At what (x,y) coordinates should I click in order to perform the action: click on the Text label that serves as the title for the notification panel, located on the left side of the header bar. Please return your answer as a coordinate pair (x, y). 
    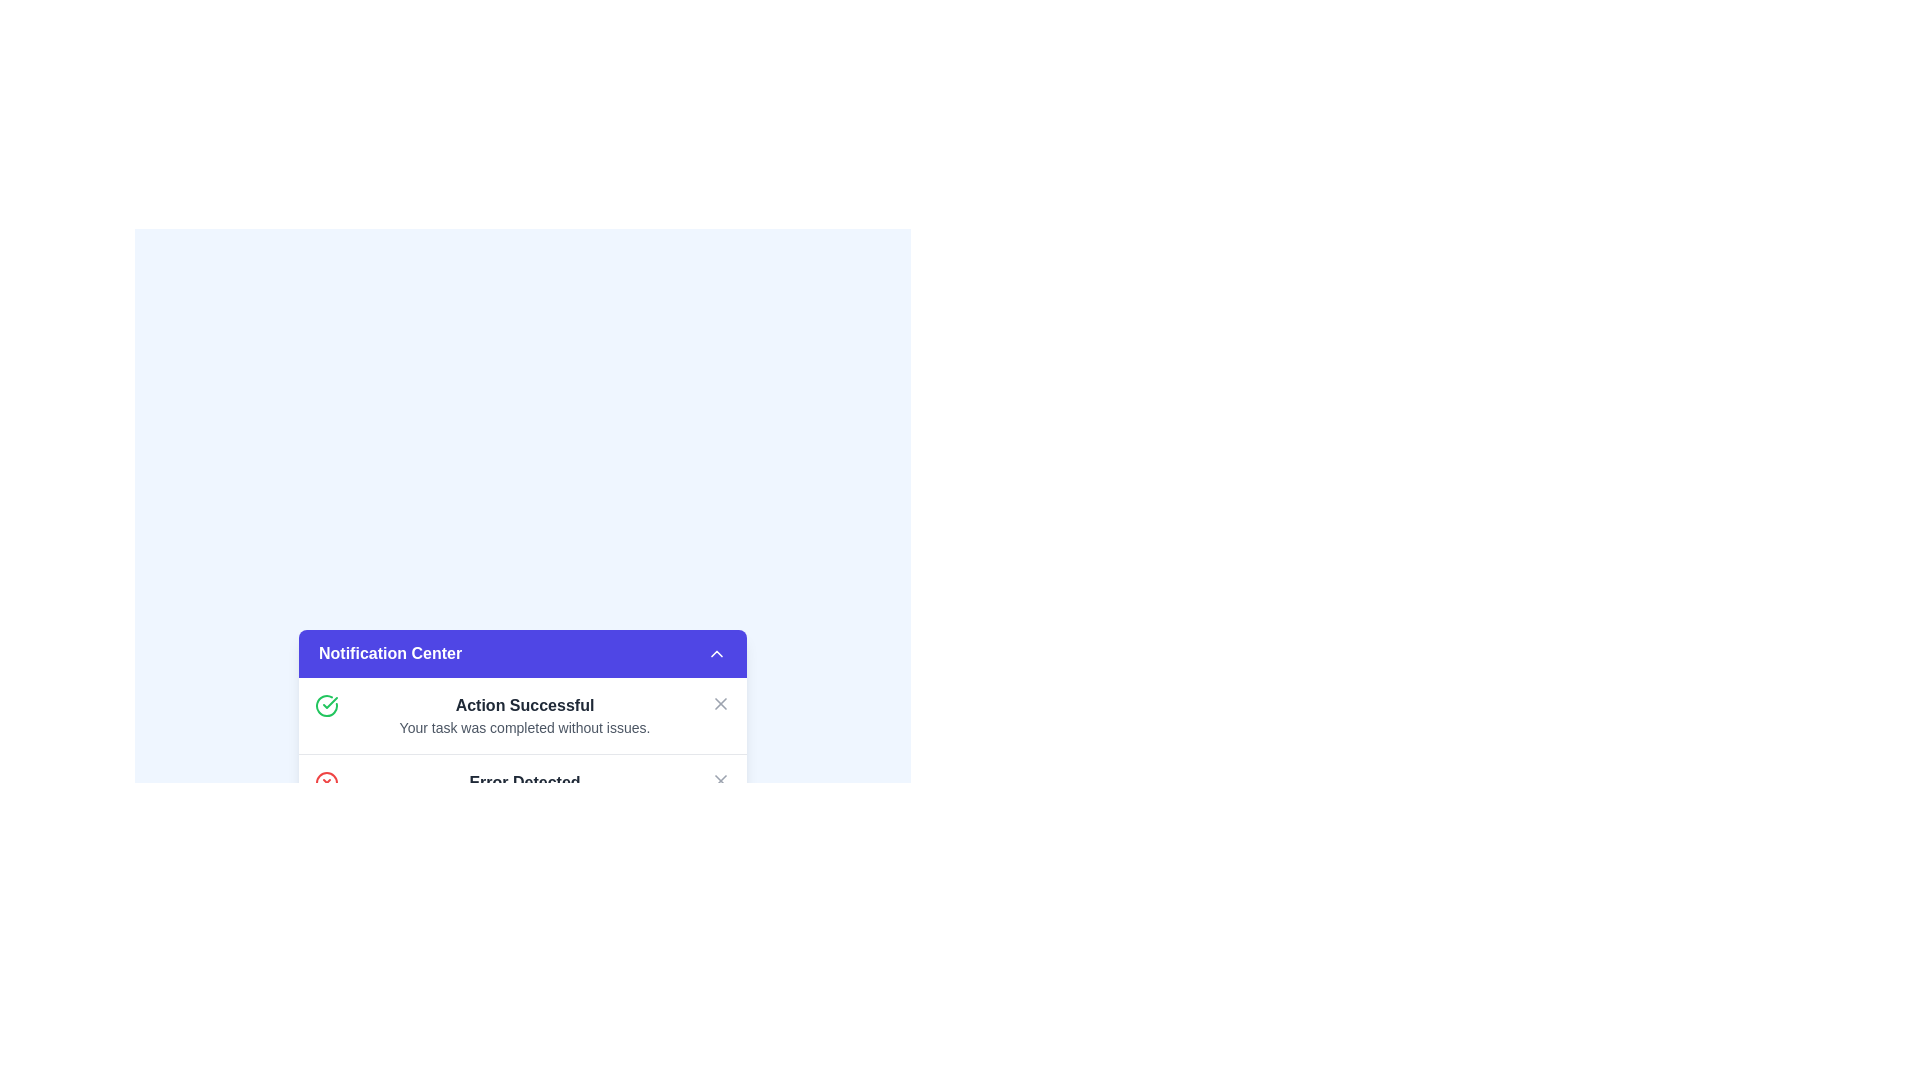
    Looking at the image, I should click on (390, 654).